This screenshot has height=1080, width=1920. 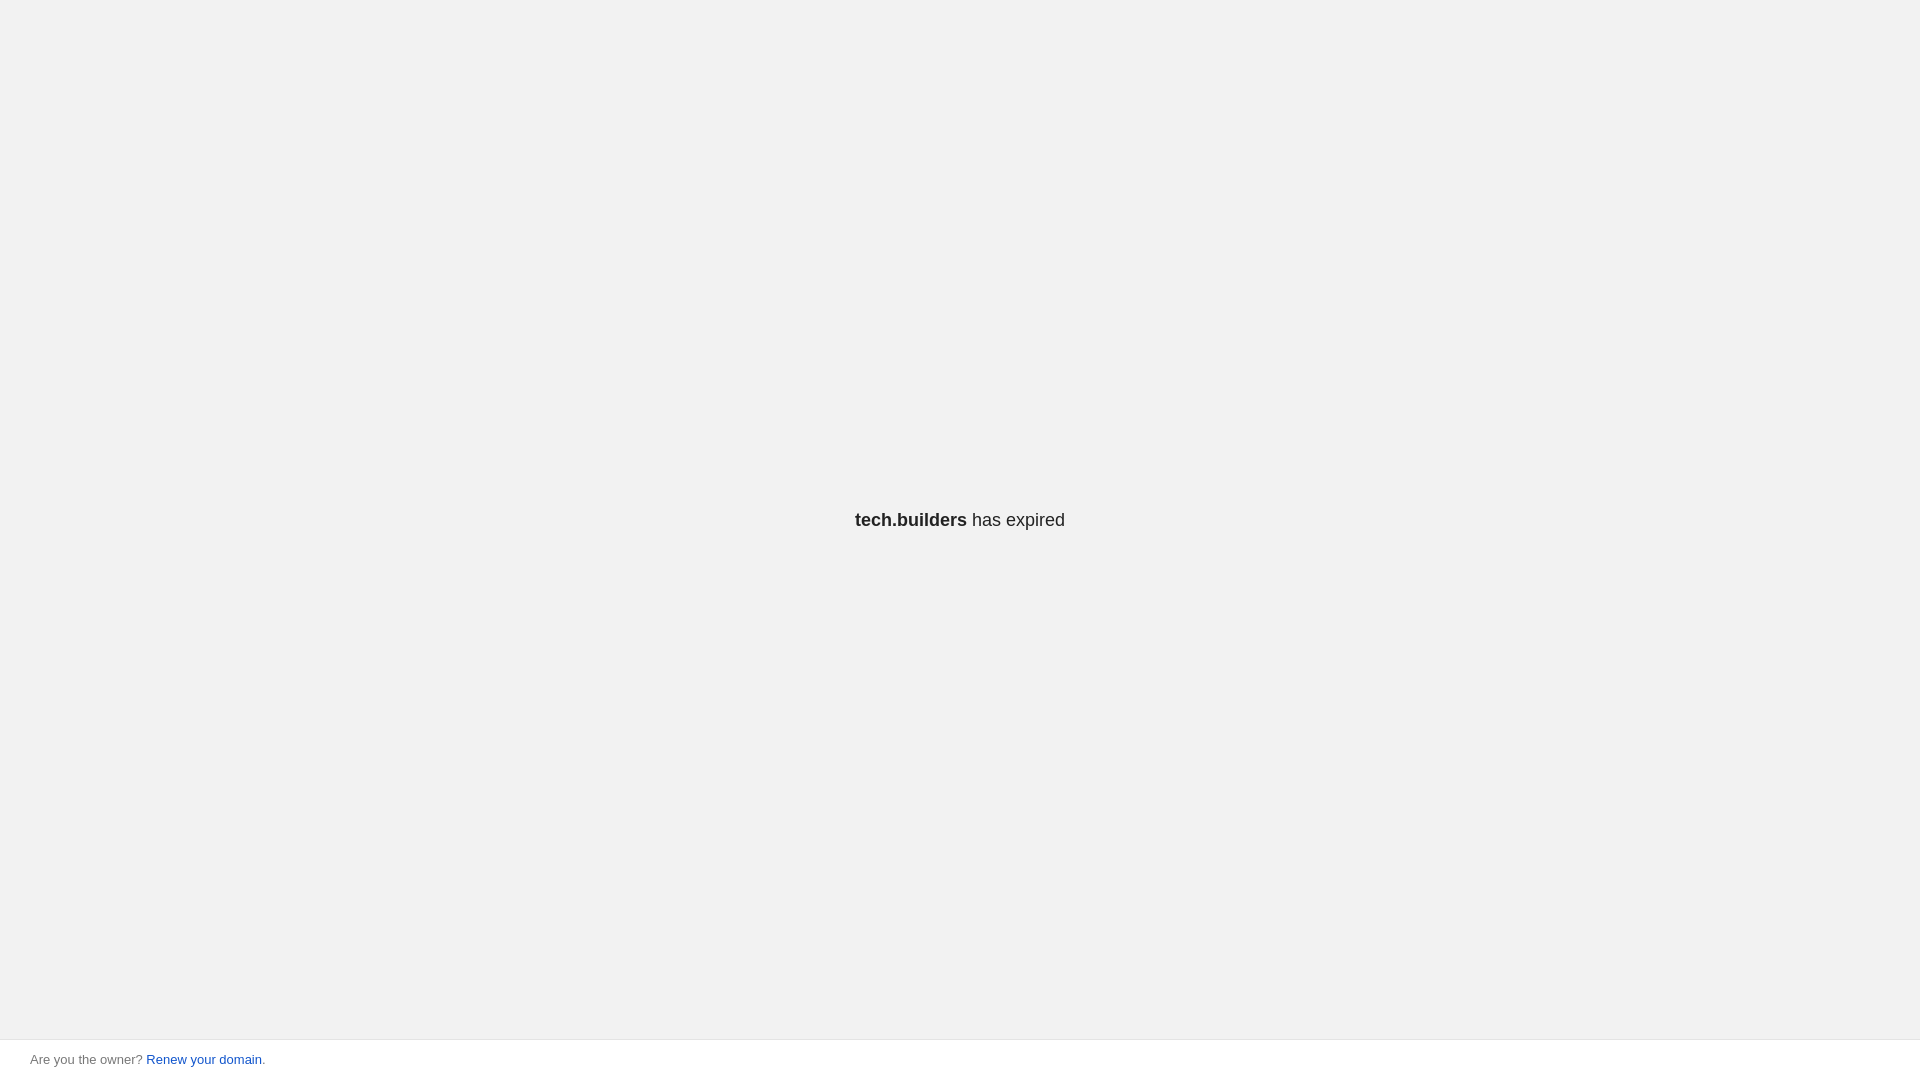 I want to click on 'Renew your domain', so click(x=203, y=1058).